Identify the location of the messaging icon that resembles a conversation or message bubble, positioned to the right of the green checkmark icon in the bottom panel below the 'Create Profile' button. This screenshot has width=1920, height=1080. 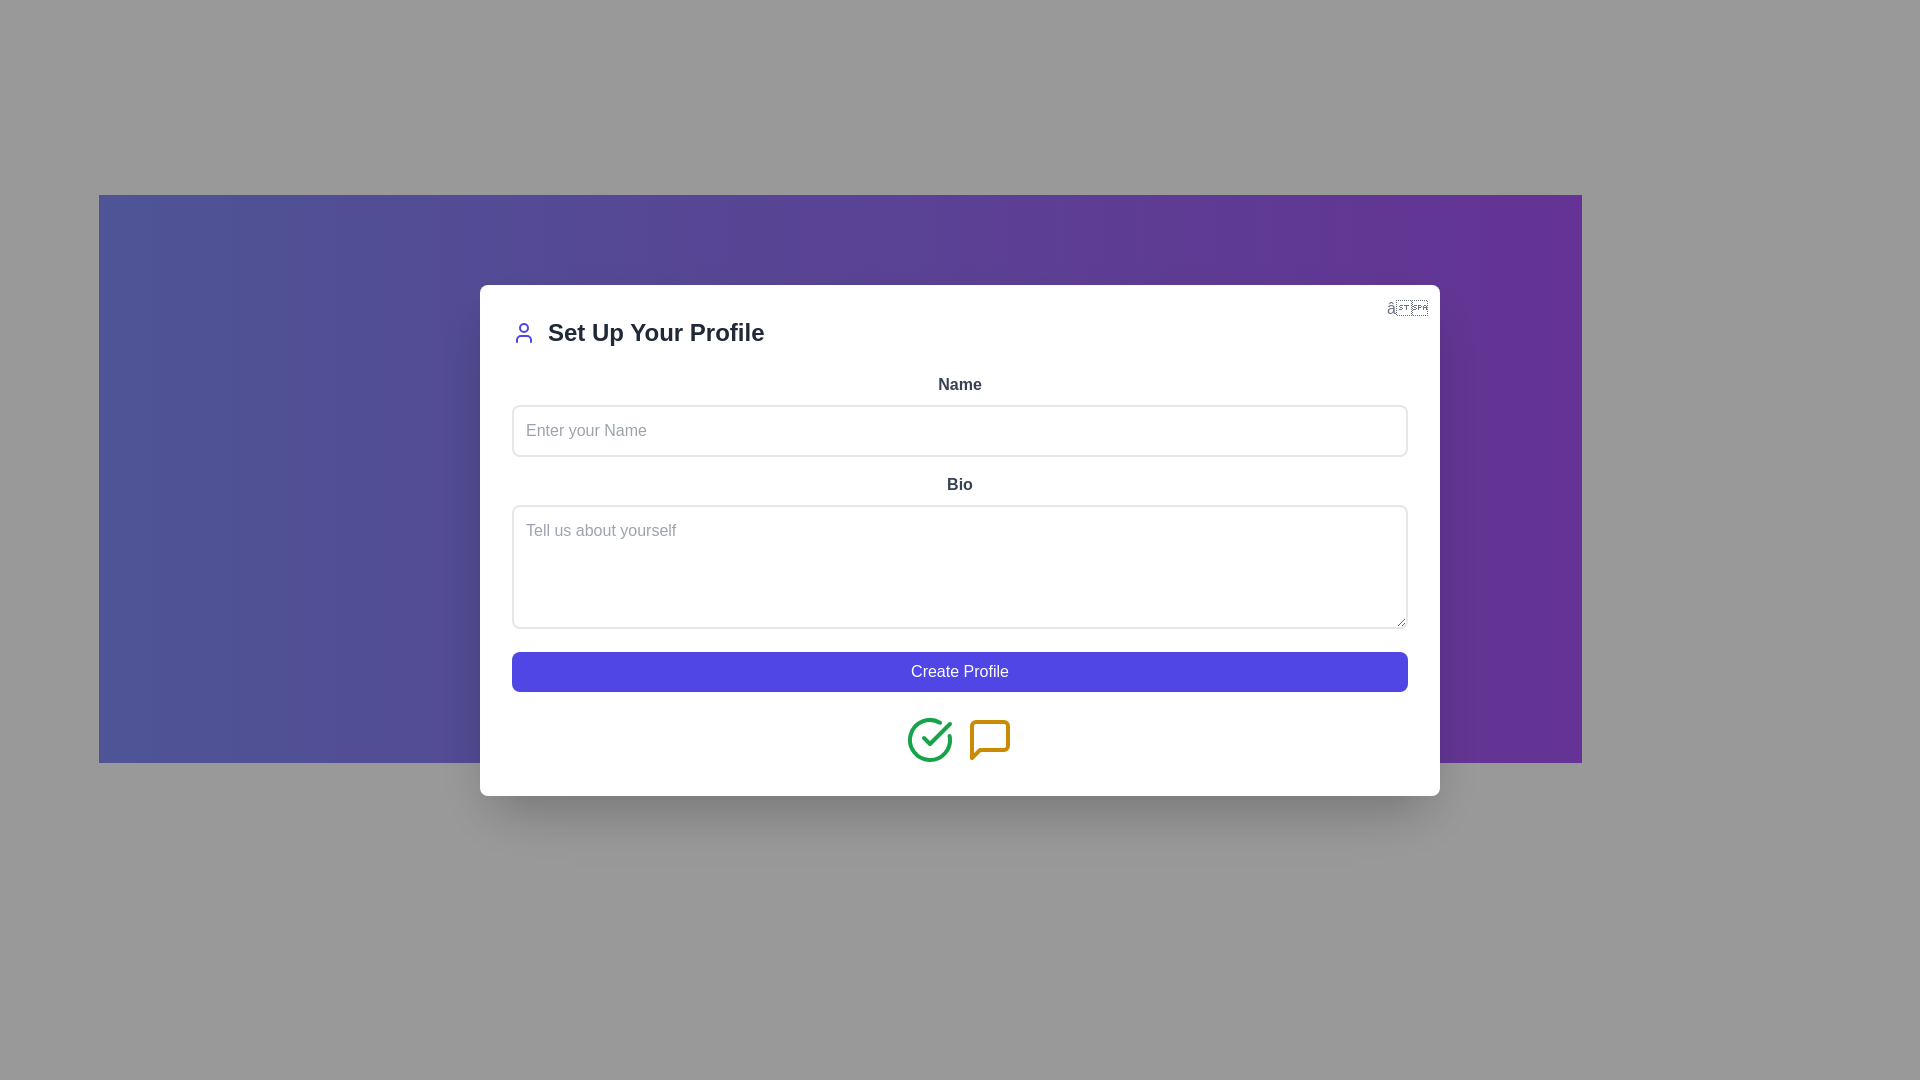
(989, 739).